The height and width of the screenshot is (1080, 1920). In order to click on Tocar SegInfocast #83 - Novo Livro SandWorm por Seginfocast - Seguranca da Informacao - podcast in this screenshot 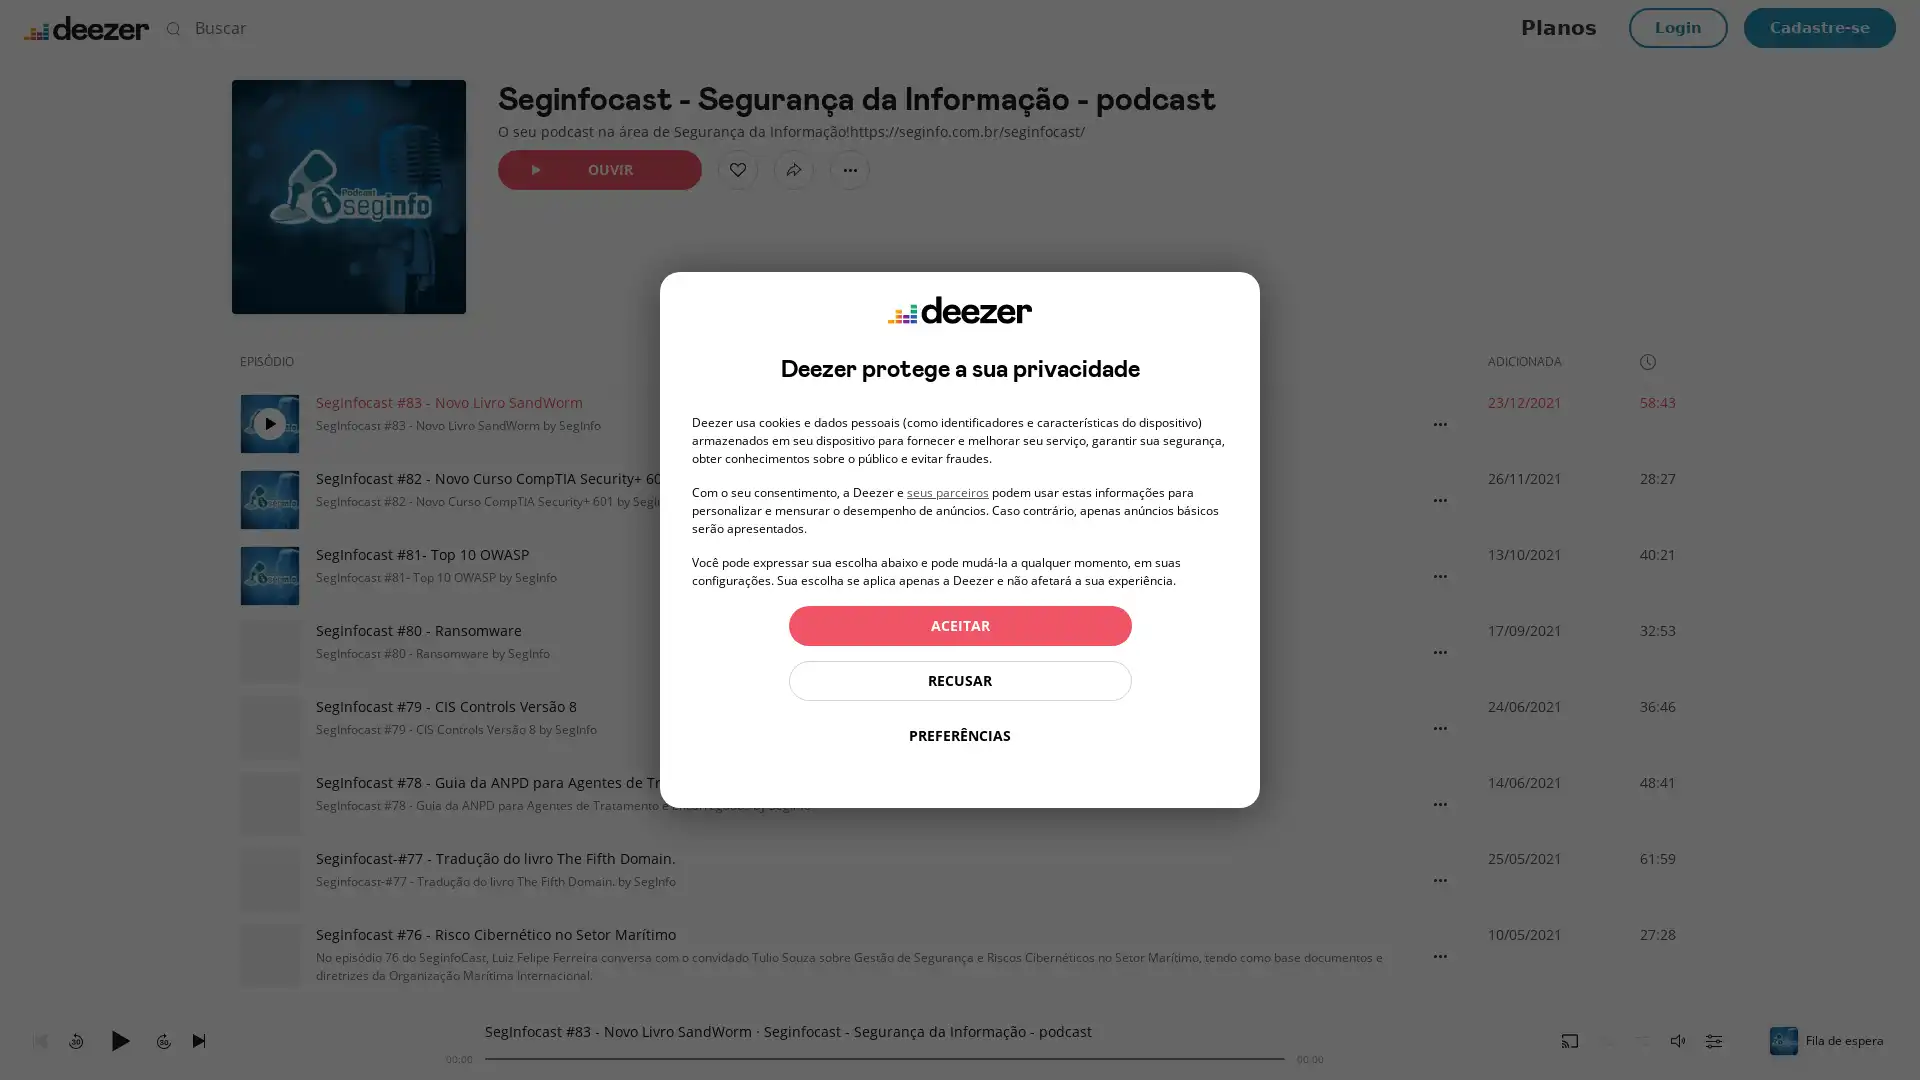, I will do `click(268, 423)`.